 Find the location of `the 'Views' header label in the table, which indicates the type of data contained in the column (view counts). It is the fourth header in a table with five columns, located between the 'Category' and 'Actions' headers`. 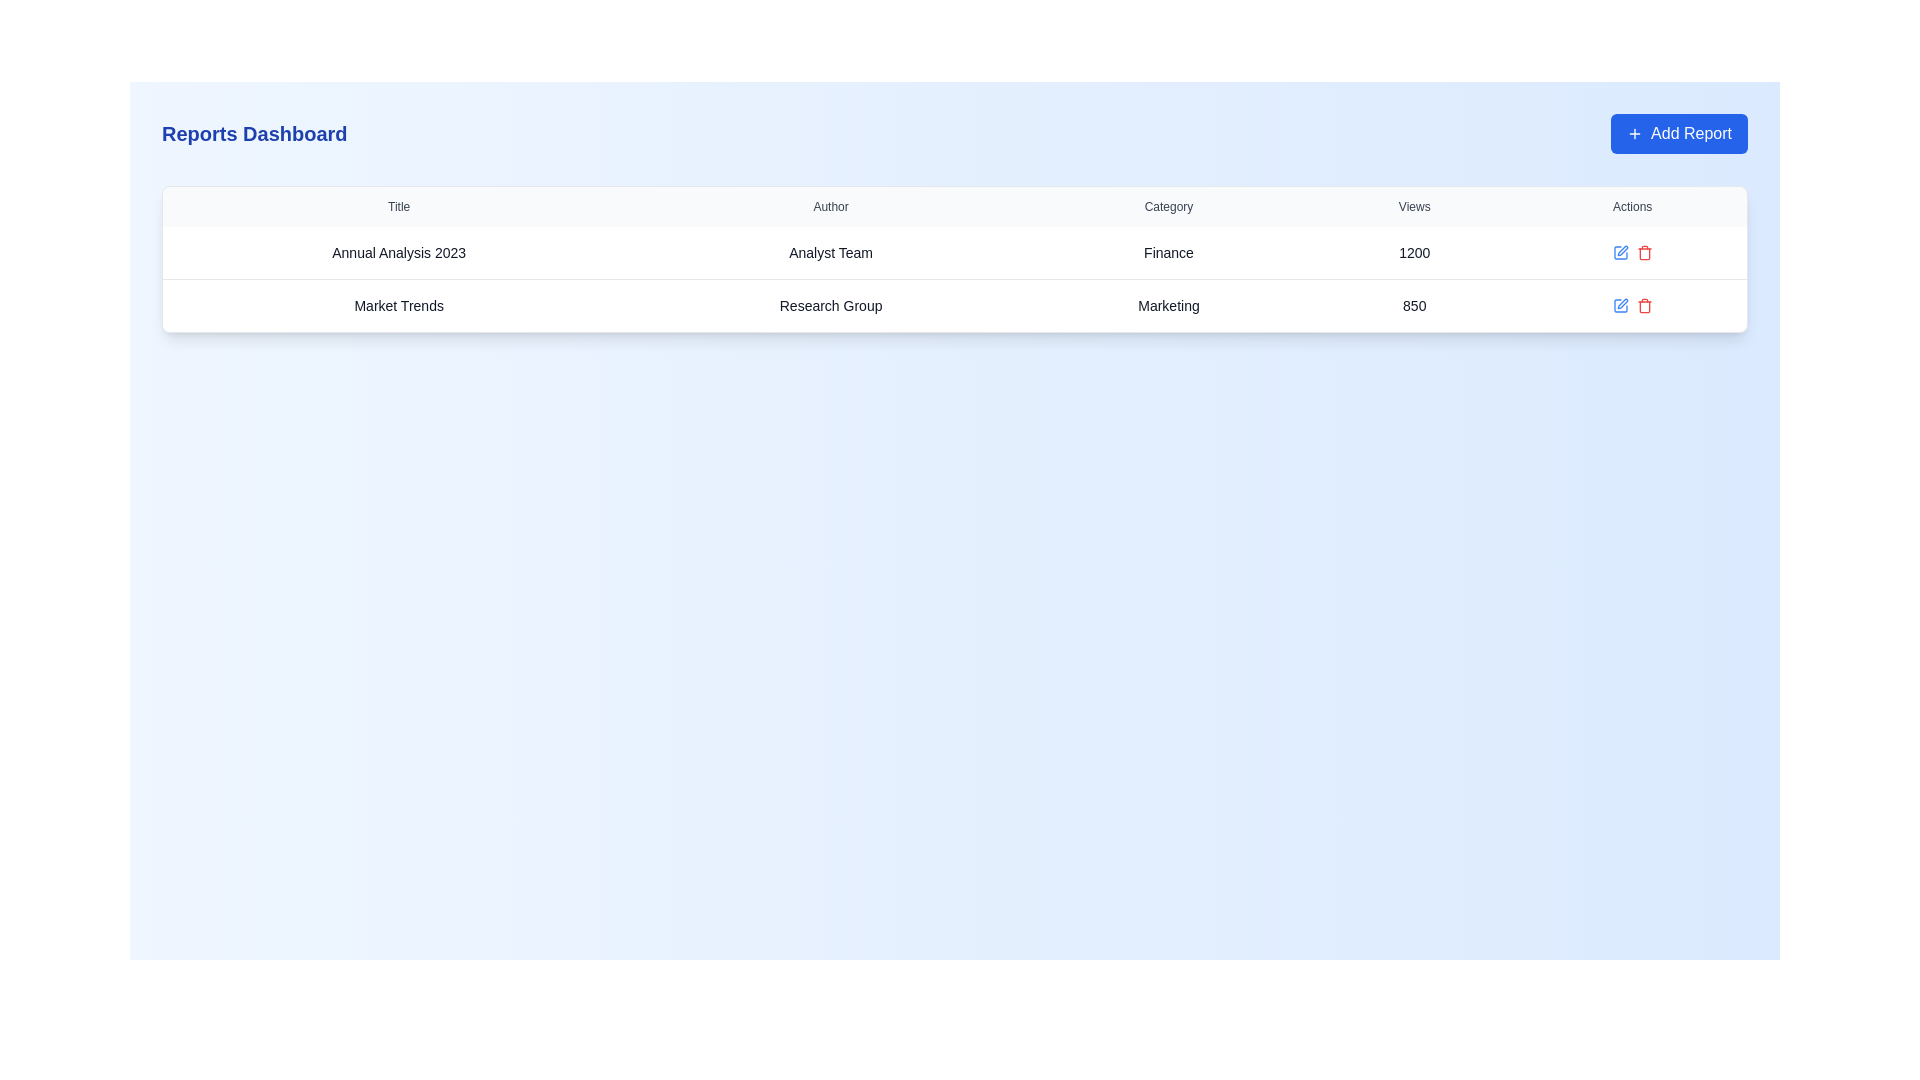

the 'Views' header label in the table, which indicates the type of data contained in the column (view counts). It is the fourth header in a table with five columns, located between the 'Category' and 'Actions' headers is located at coordinates (1413, 207).